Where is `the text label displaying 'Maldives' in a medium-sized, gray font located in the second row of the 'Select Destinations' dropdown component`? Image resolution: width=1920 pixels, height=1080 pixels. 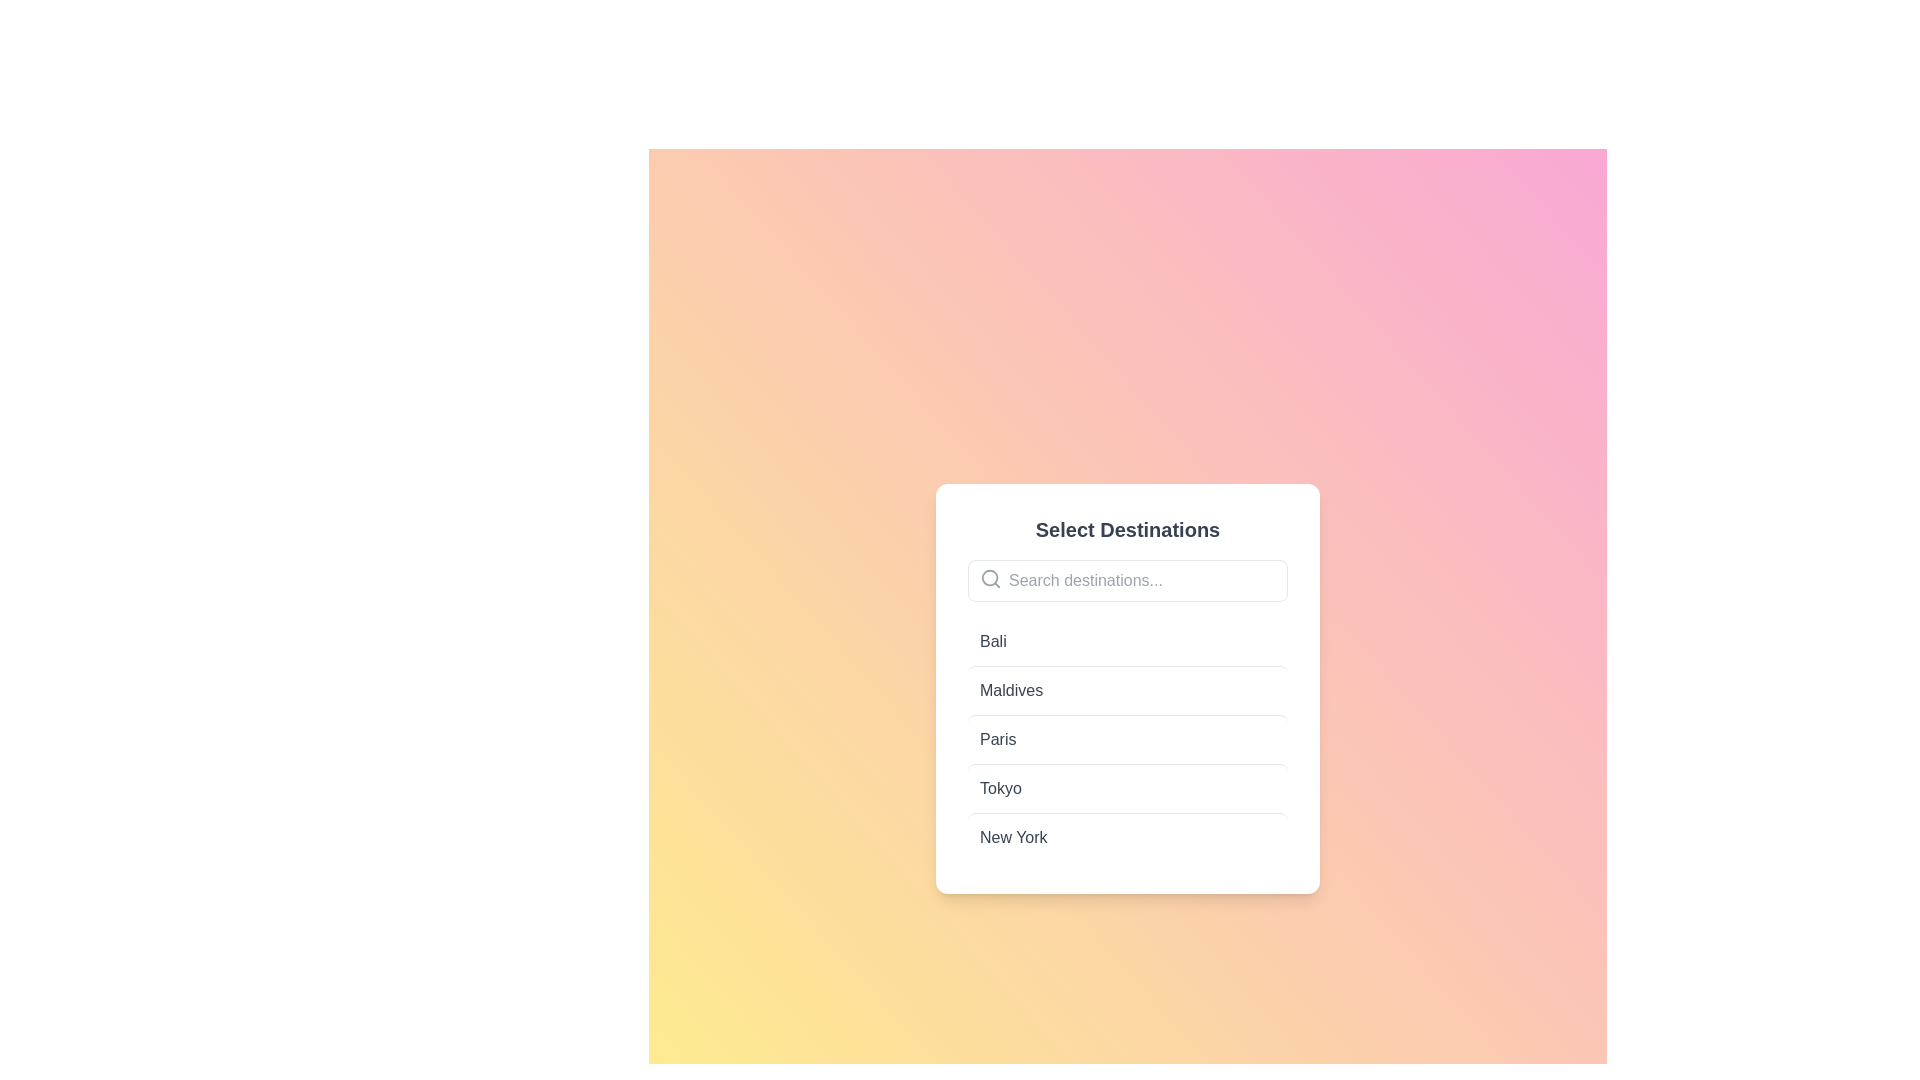
the text label displaying 'Maldives' in a medium-sized, gray font located in the second row of the 'Select Destinations' dropdown component is located at coordinates (1011, 689).